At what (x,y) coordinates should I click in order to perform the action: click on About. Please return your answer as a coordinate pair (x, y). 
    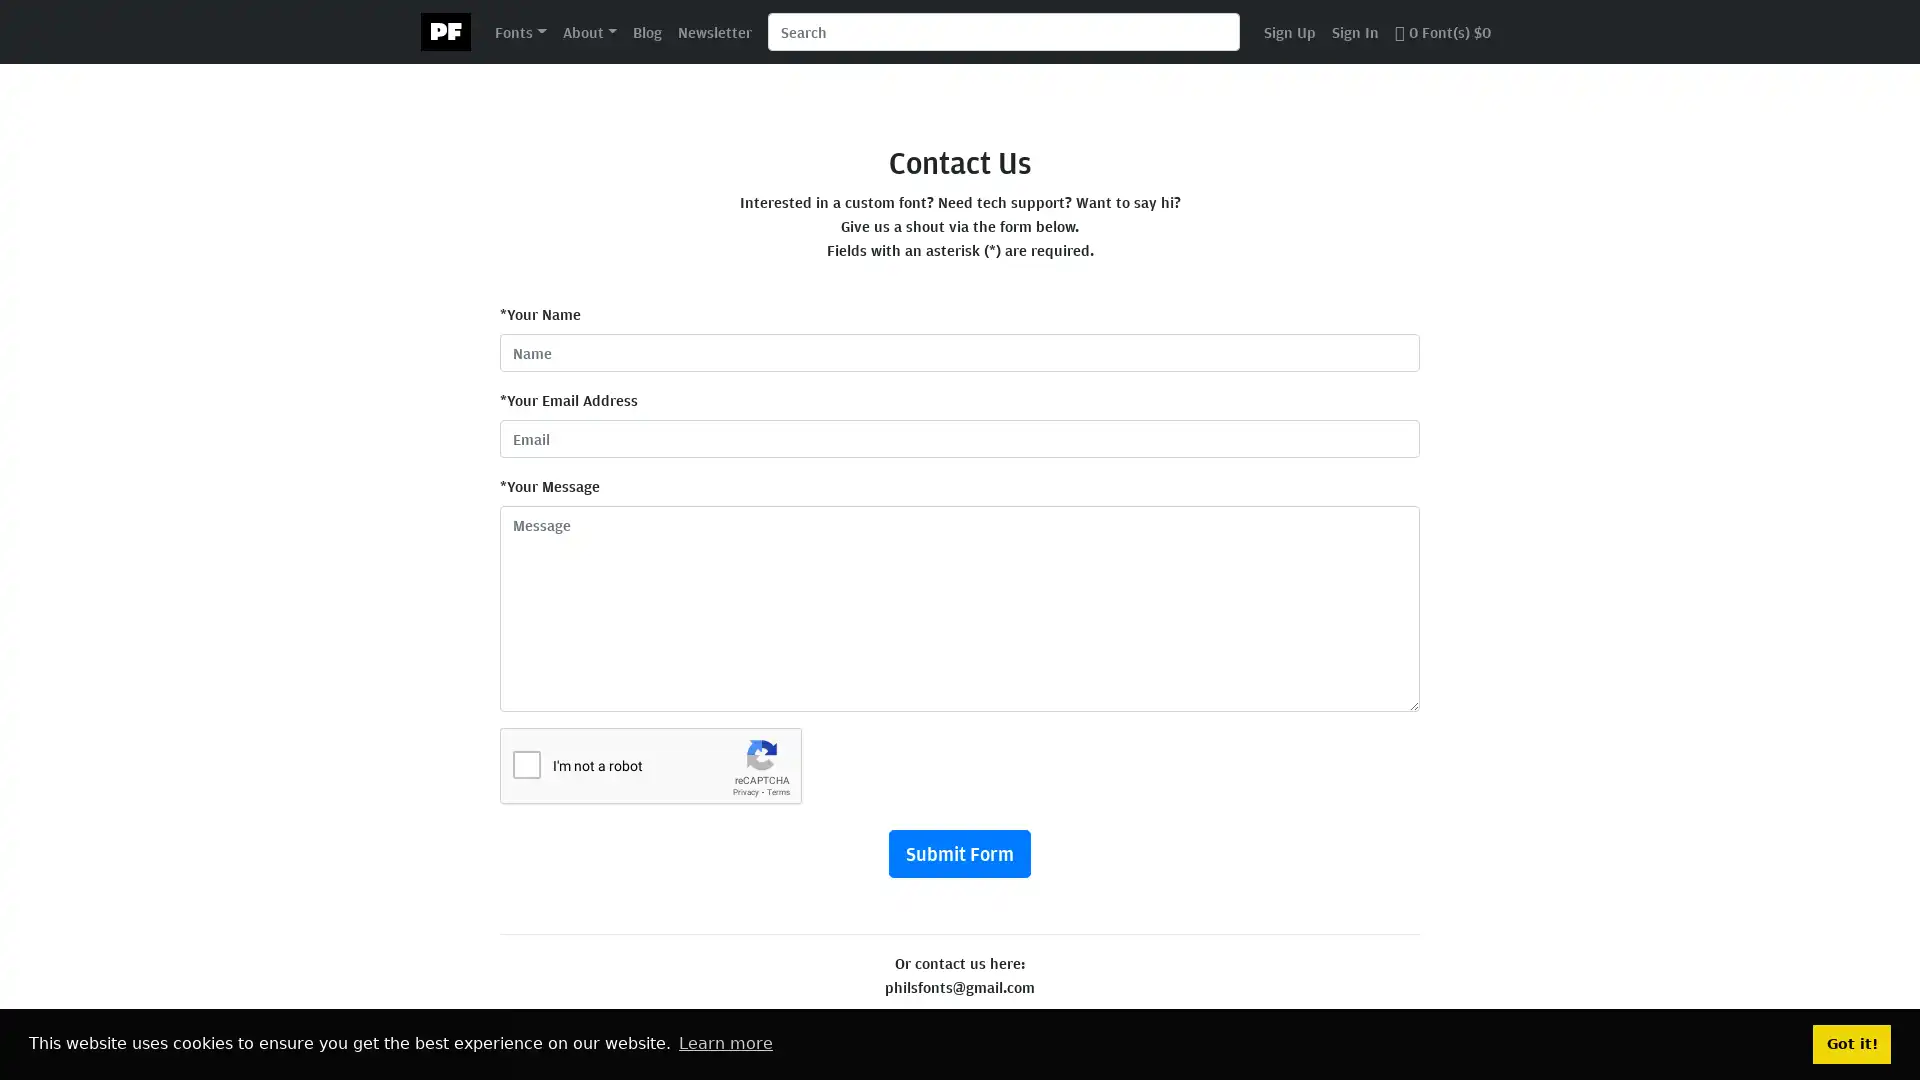
    Looking at the image, I should click on (588, 30).